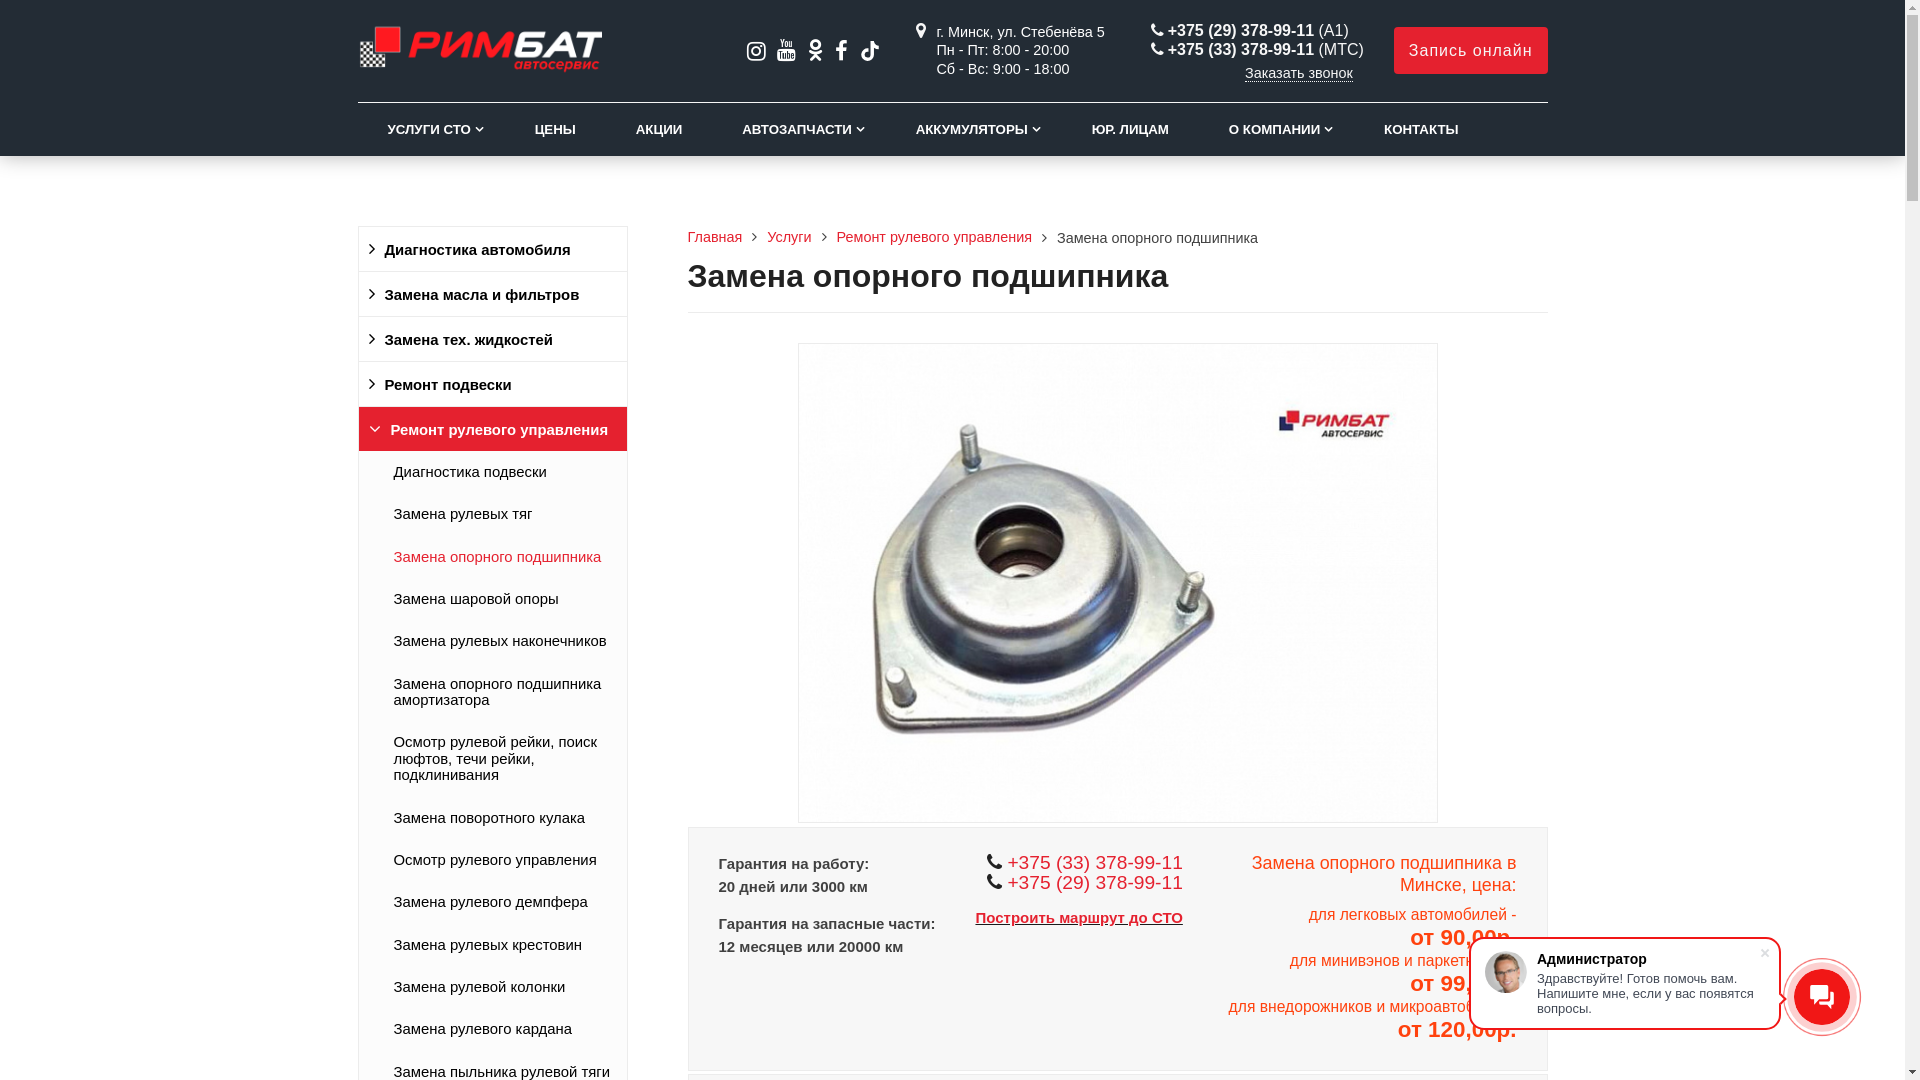 This screenshot has height=1080, width=1920. Describe the element at coordinates (1093, 861) in the screenshot. I see `'+375 (33) 378-99-11'` at that location.